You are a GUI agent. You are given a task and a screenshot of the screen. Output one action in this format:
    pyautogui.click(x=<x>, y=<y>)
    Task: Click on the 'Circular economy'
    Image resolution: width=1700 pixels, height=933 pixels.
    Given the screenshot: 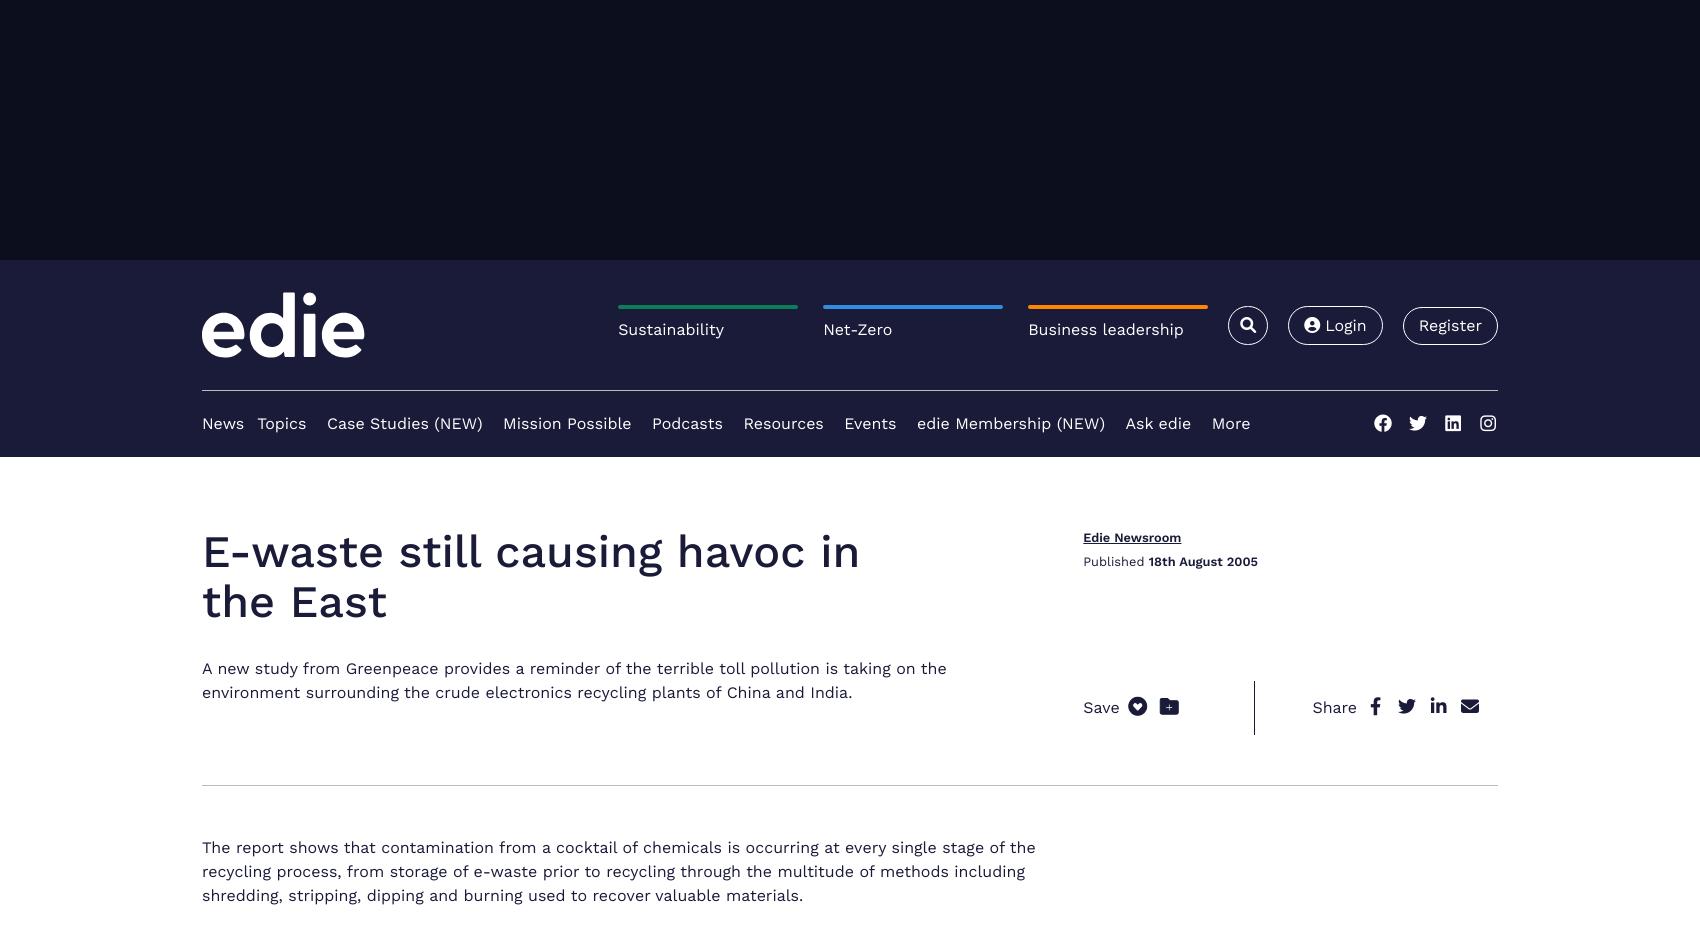 What is the action you would take?
    pyautogui.click(x=263, y=840)
    